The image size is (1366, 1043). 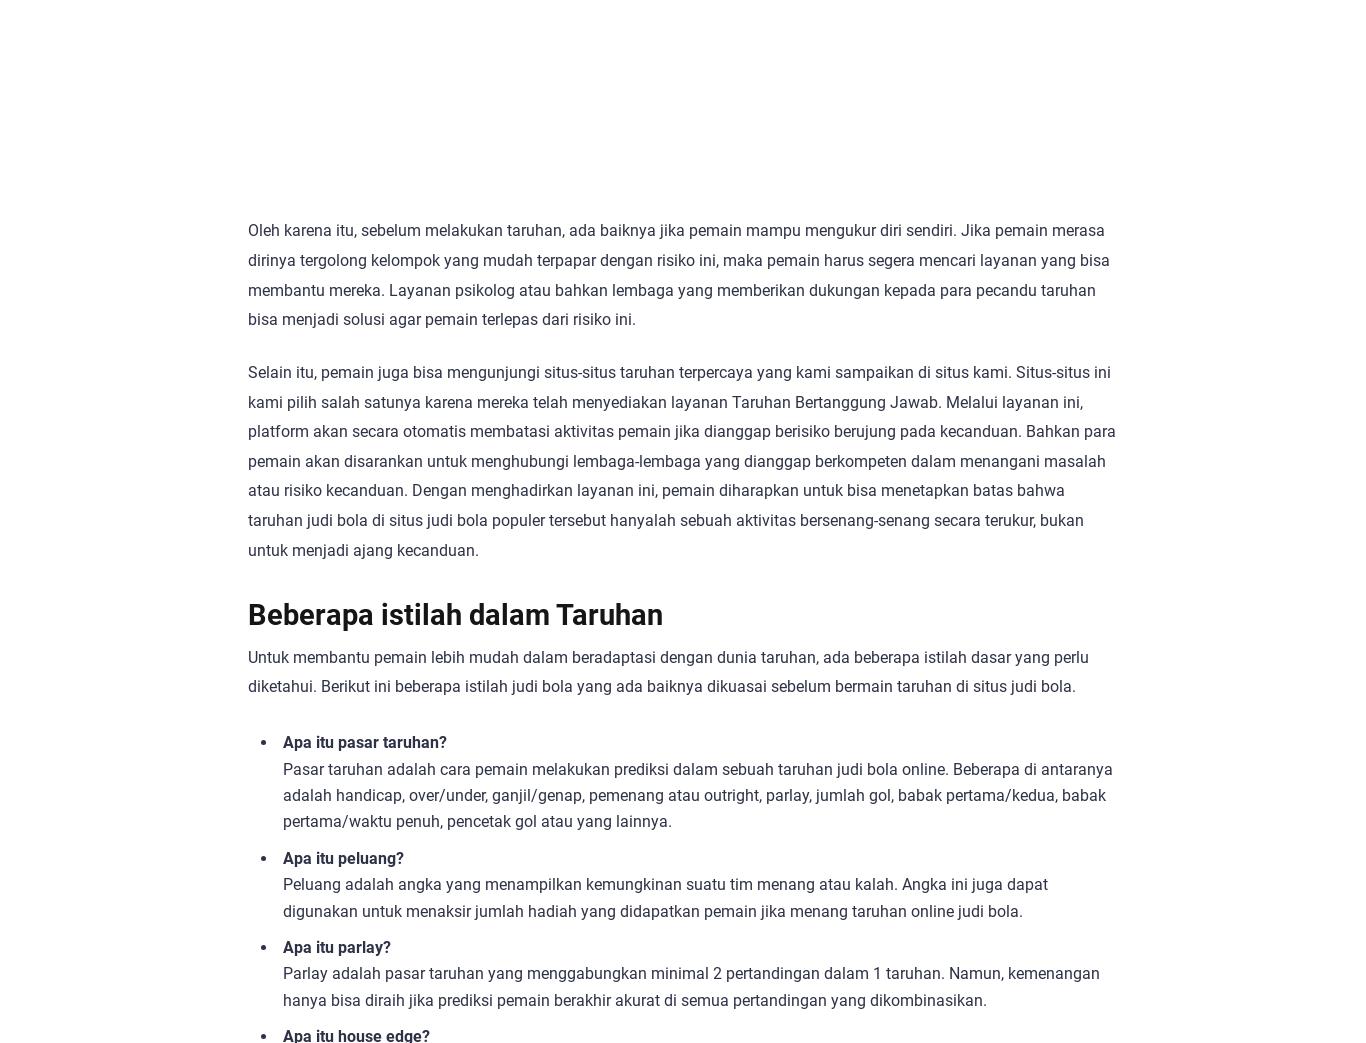 What do you see at coordinates (283, 896) in the screenshot?
I see `'Peluang adalah angka yang menampilkan kemungkinan suatu tim menang atau kalah. Angka ini juga dapat digunakan untuk menaksir jumlah hadiah yang didapatkan pemain jika menang taruhan online judi bola.'` at bounding box center [283, 896].